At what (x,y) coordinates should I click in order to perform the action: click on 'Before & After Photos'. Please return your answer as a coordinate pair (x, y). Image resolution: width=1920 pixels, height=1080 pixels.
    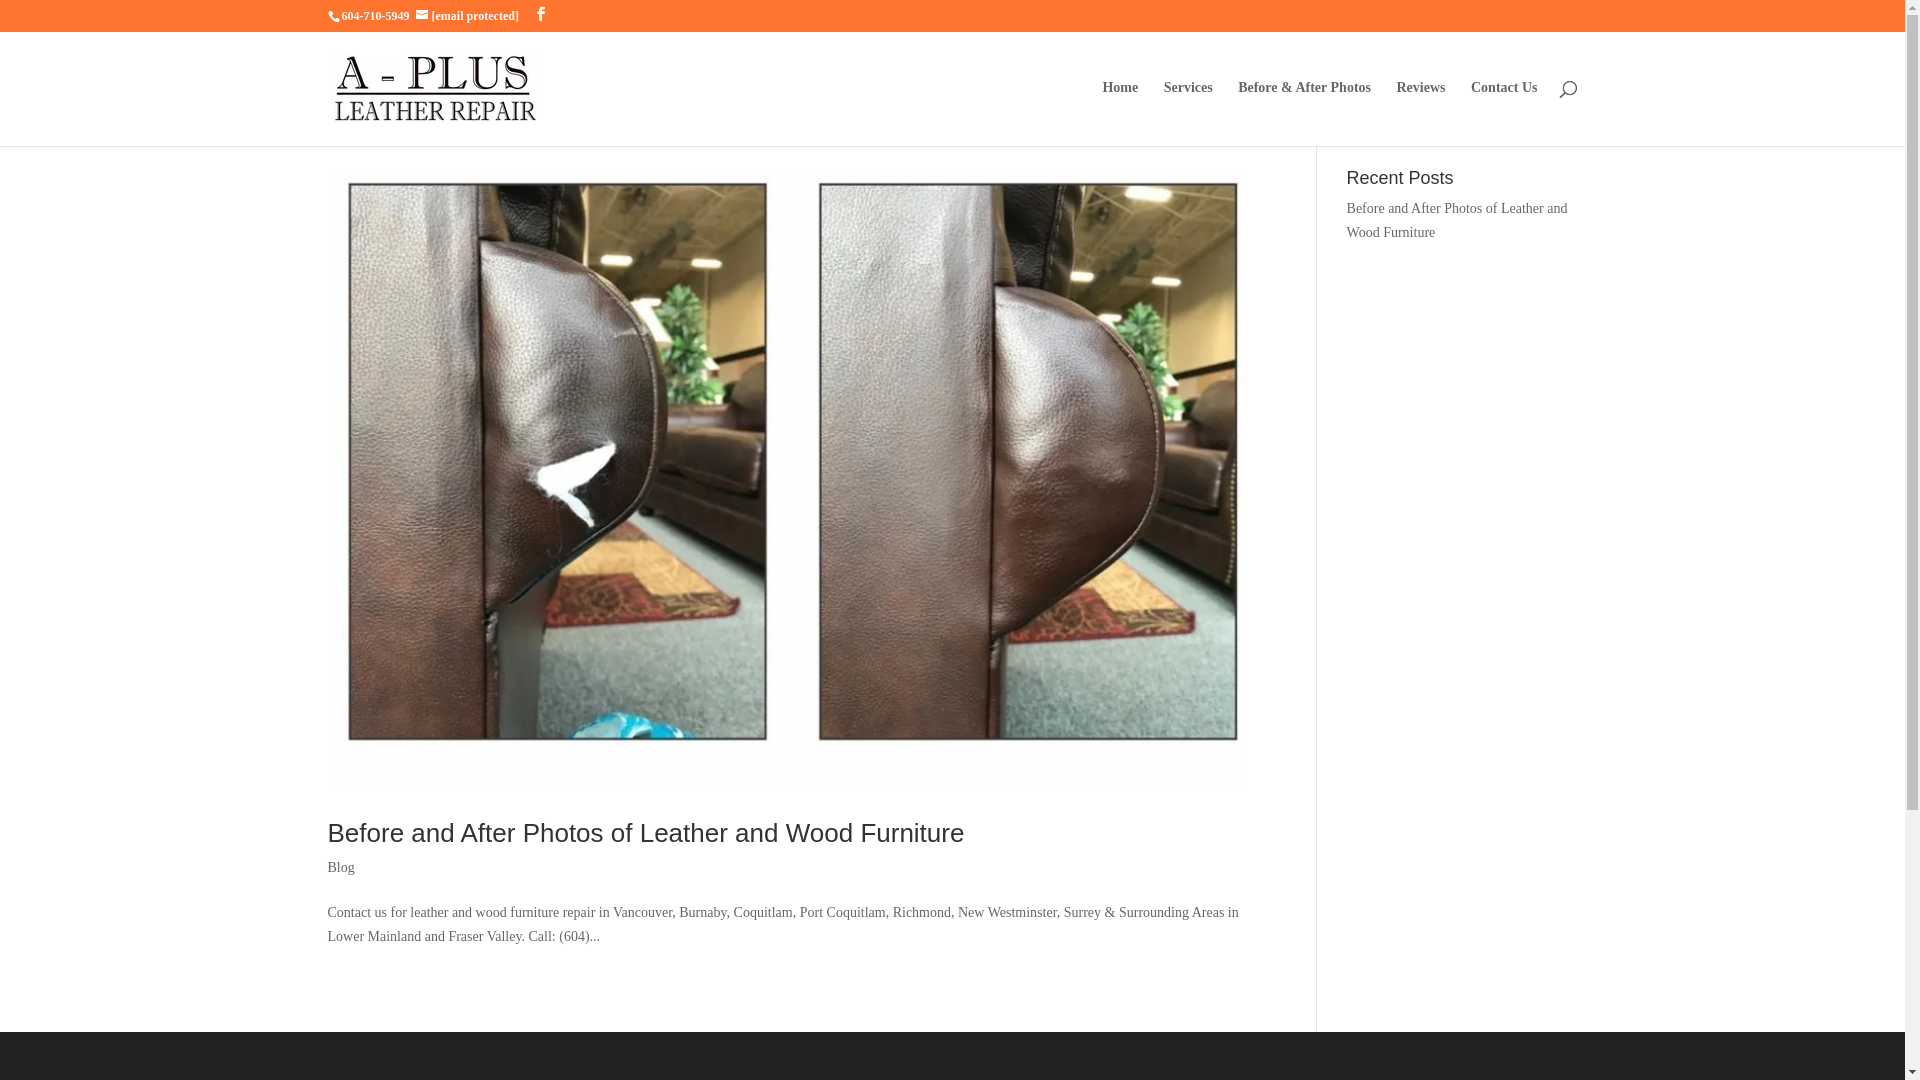
    Looking at the image, I should click on (1304, 113).